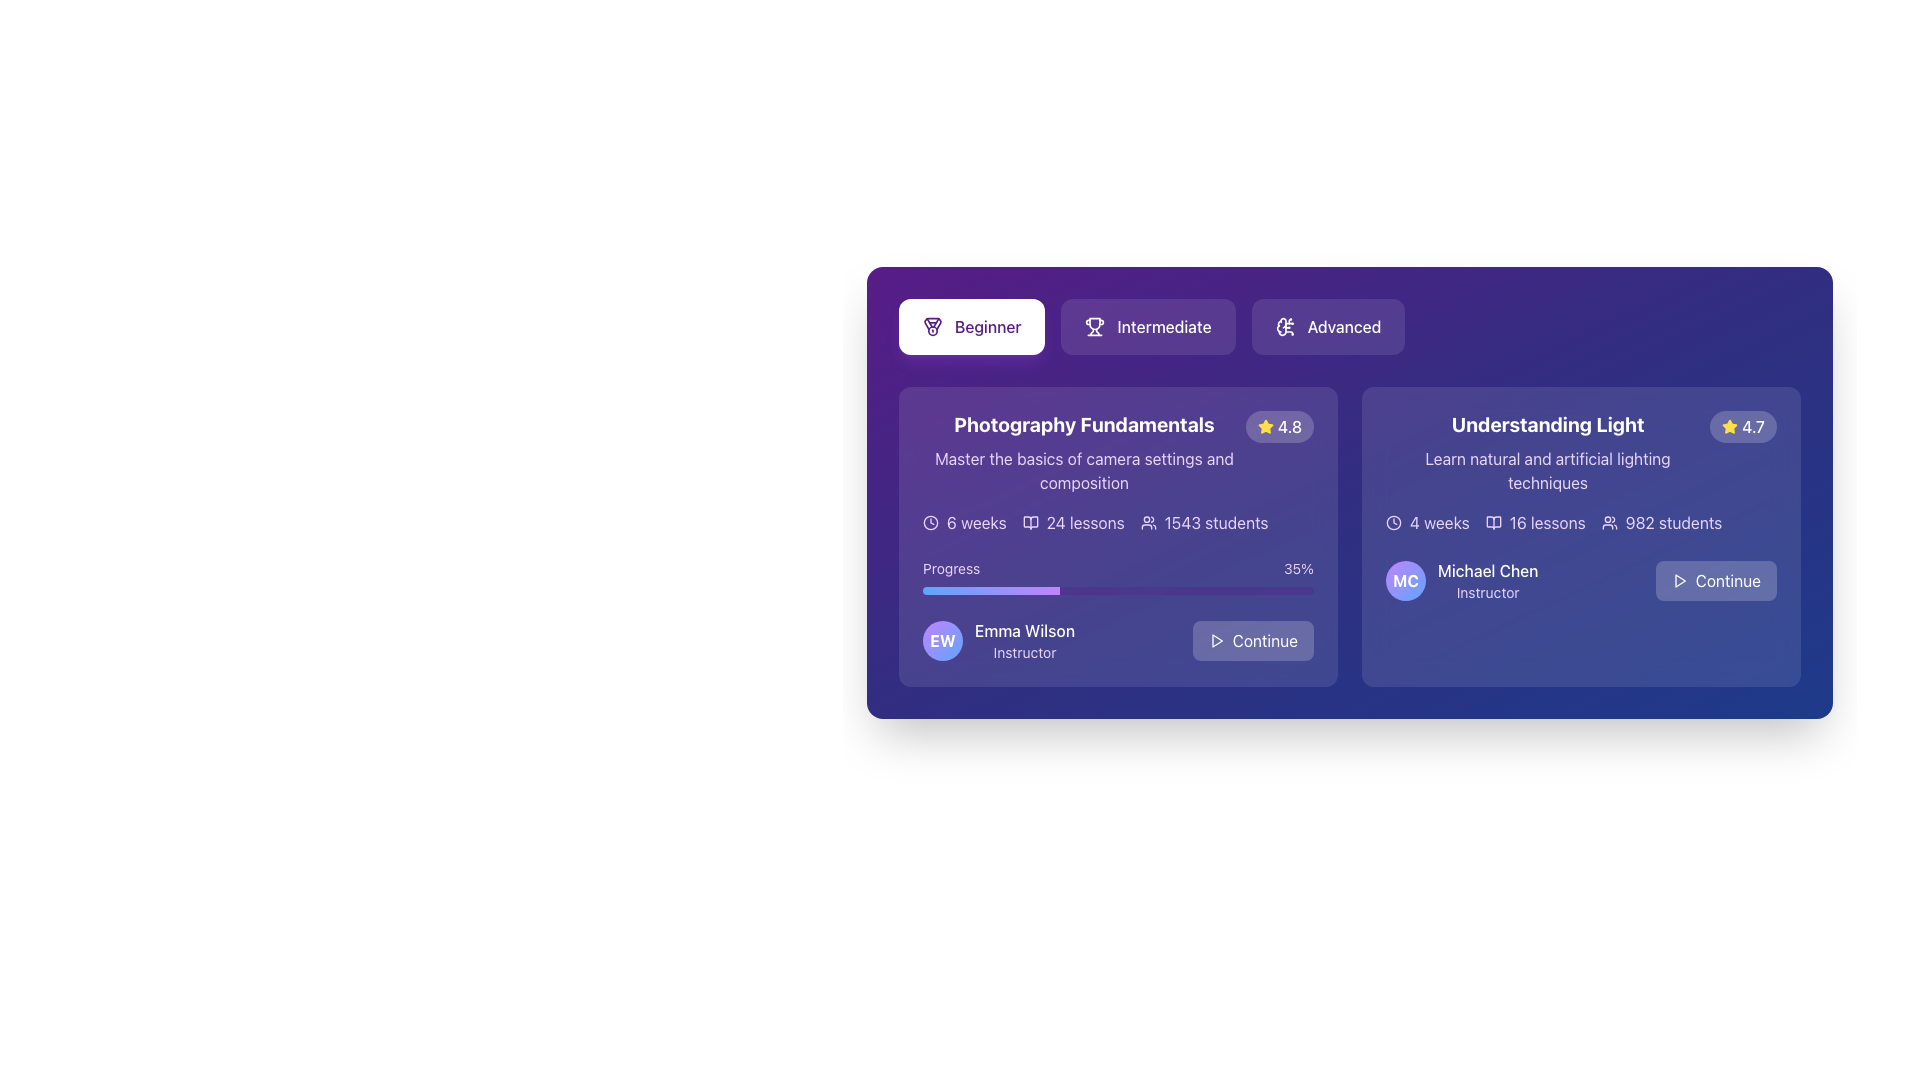  What do you see at coordinates (1729, 426) in the screenshot?
I see `the rating star icon located in the upper-right card, which is positioned directly to the left of the numeric text '4.7'` at bounding box center [1729, 426].